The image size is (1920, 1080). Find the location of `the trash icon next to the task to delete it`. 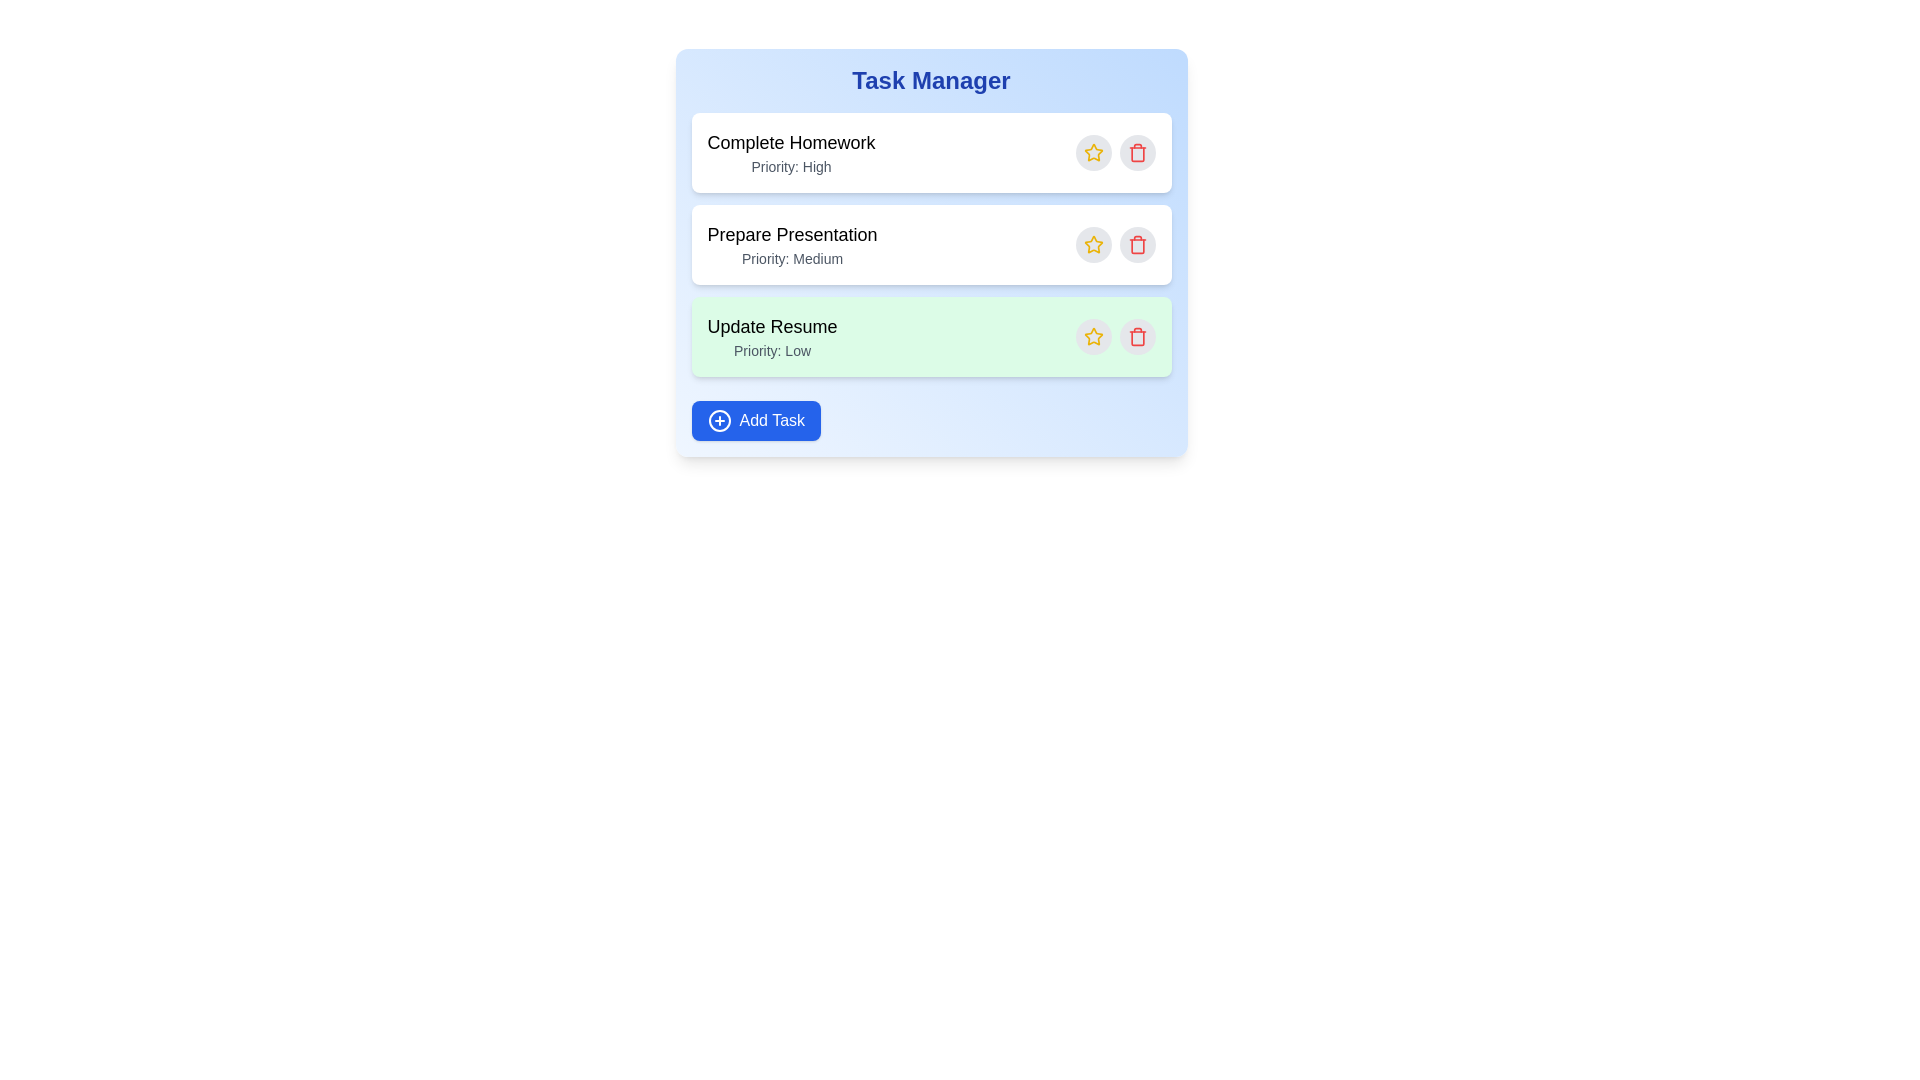

the trash icon next to the task to delete it is located at coordinates (1137, 152).